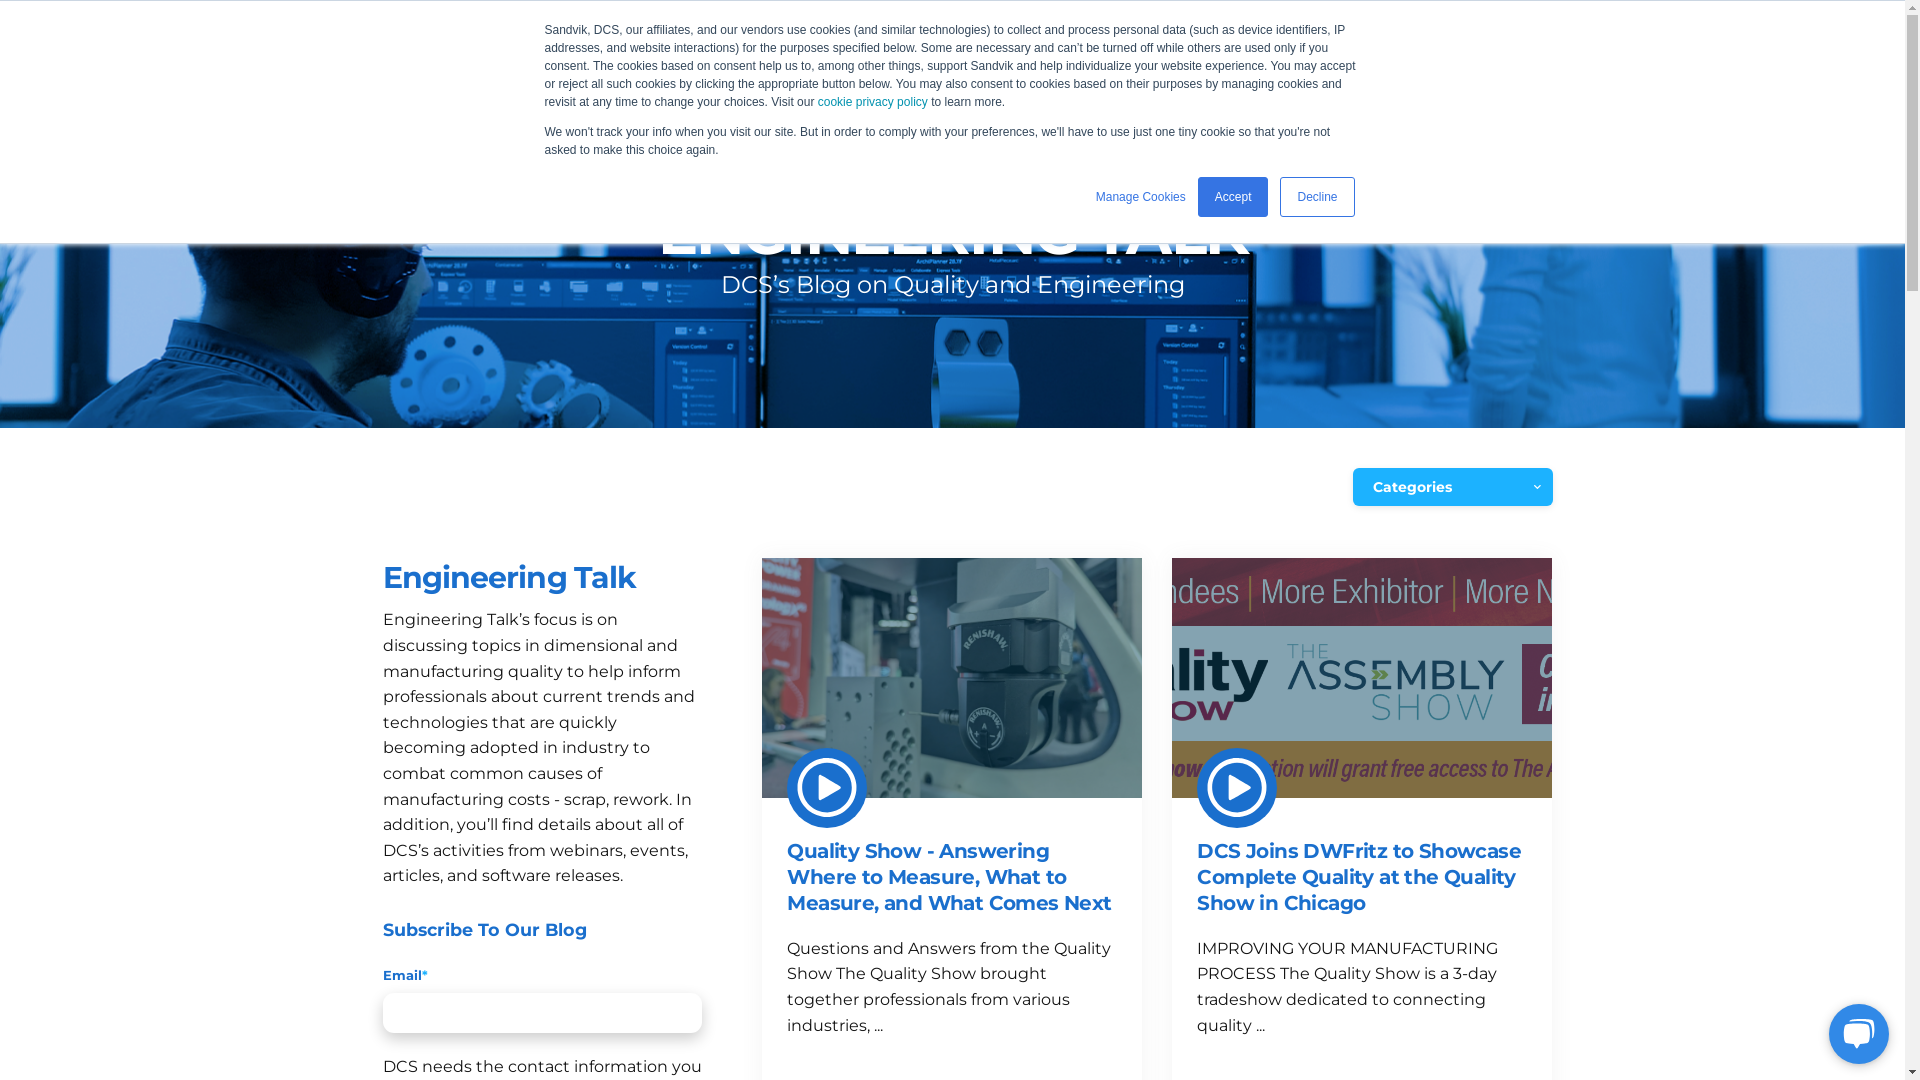 This screenshot has height=1080, width=1920. What do you see at coordinates (1193, 78) in the screenshot?
I see `'Connect'` at bounding box center [1193, 78].